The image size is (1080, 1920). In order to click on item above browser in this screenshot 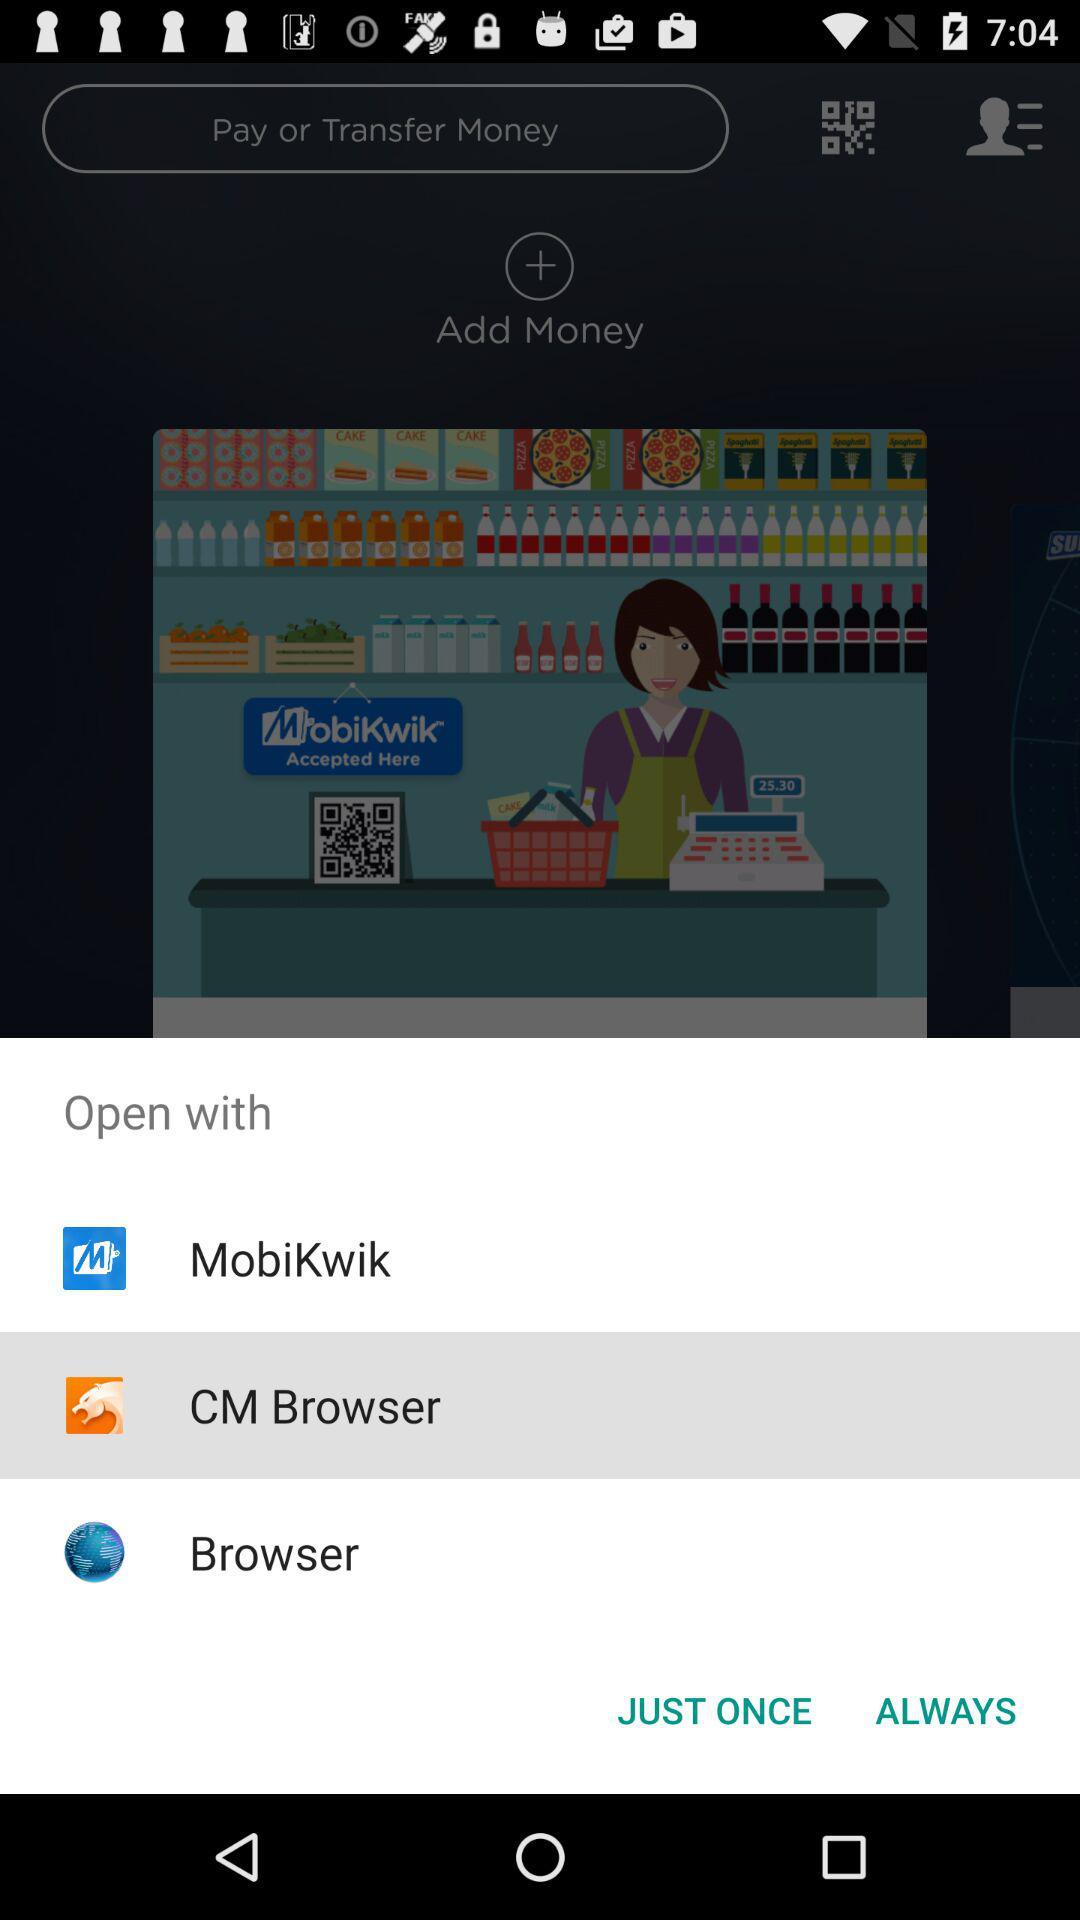, I will do `click(315, 1404)`.